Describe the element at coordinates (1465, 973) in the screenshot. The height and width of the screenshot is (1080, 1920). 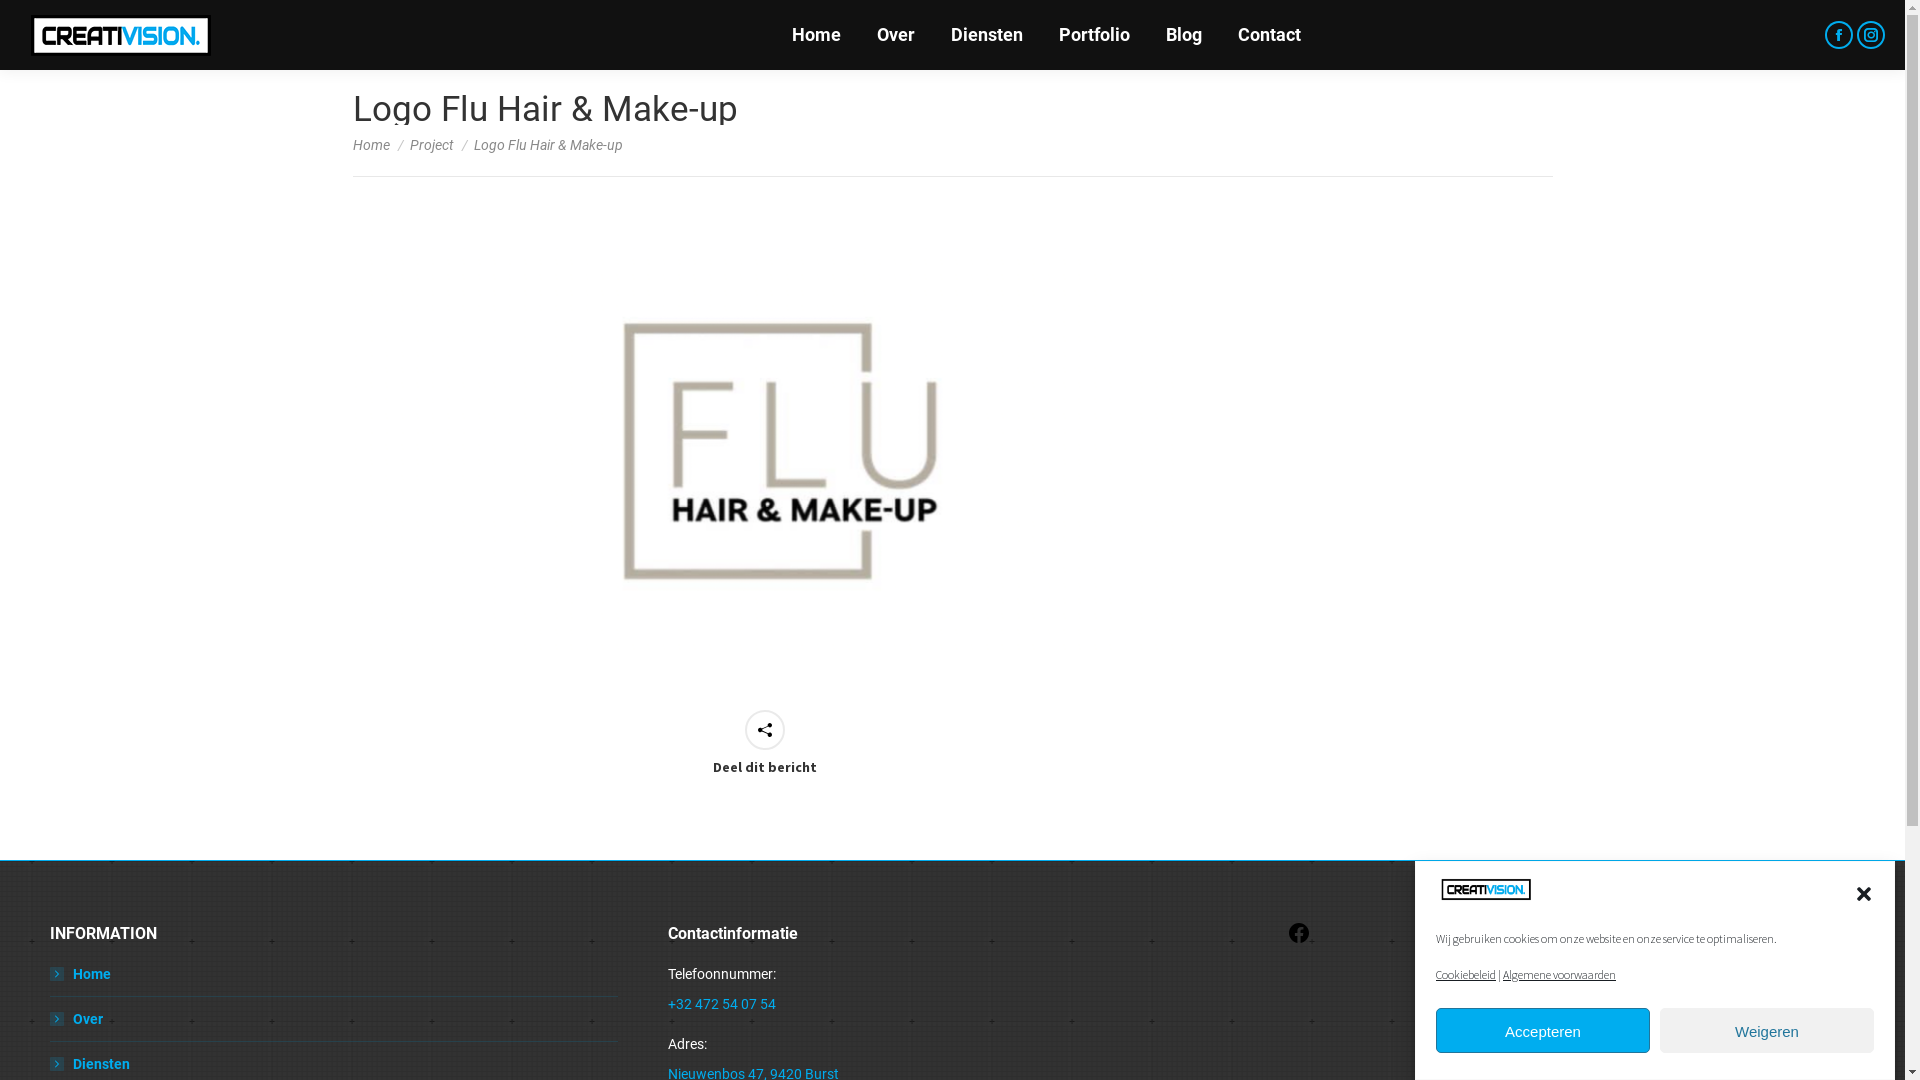
I see `'Cookiebeleid'` at that location.